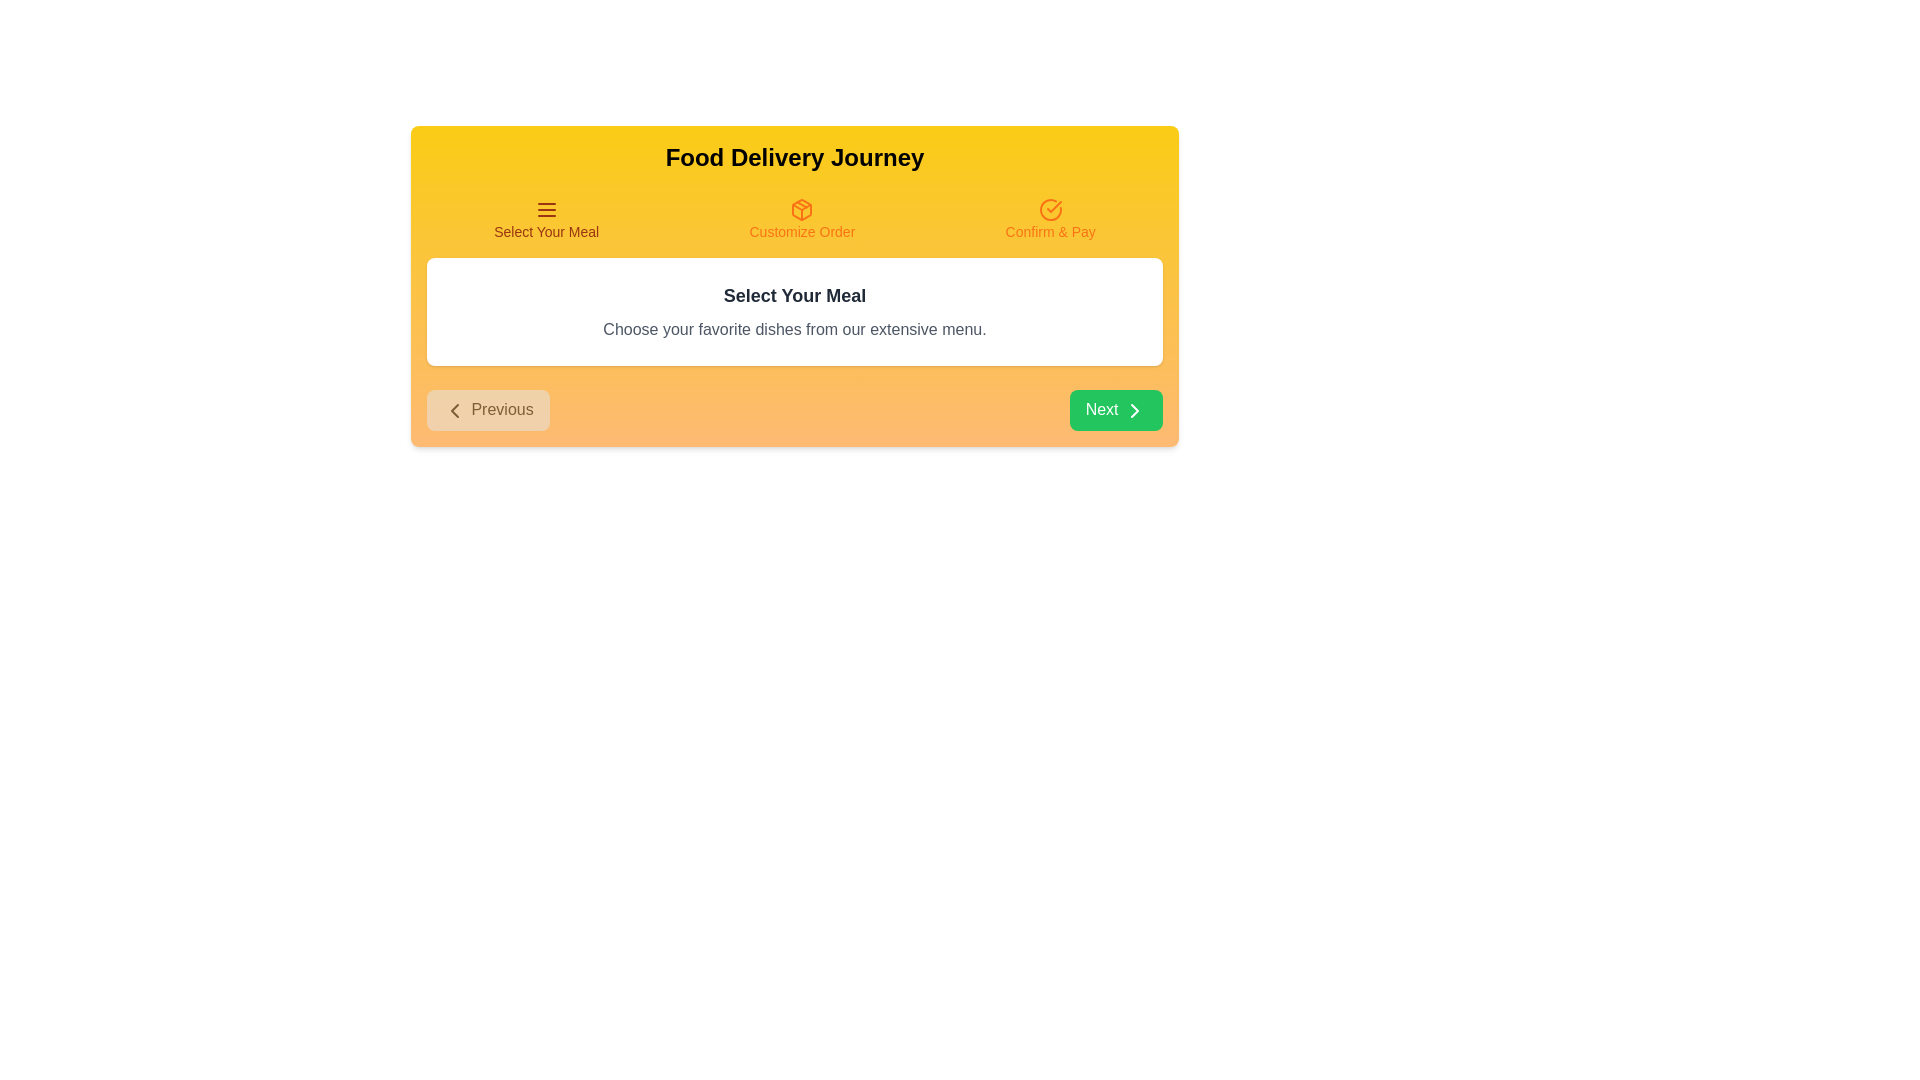 The height and width of the screenshot is (1080, 1920). Describe the element at coordinates (794, 157) in the screenshot. I see `text content of the bold, centered label that says 'Food Delivery Journey', which is located at the top center of the card styled with an orange gradient background` at that location.